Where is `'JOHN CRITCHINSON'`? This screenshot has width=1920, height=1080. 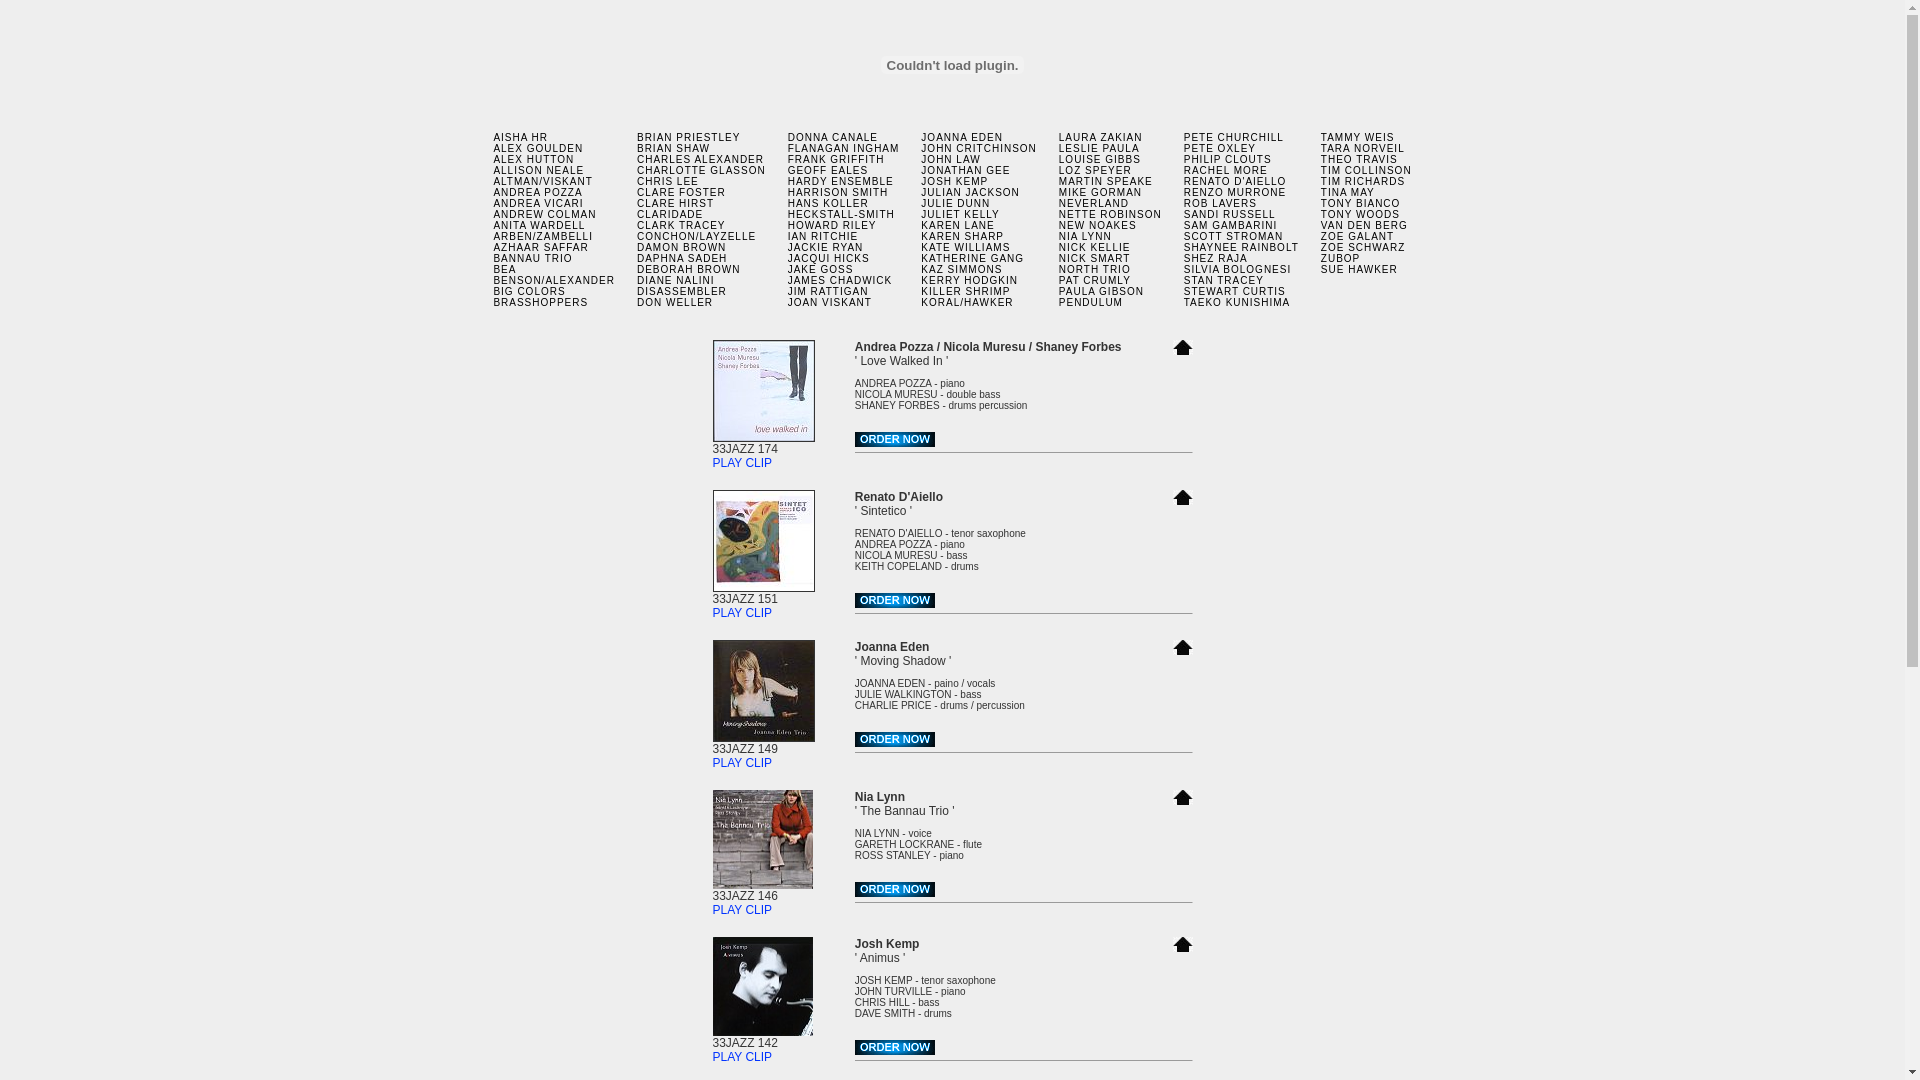
'JOHN CRITCHINSON' is located at coordinates (978, 147).